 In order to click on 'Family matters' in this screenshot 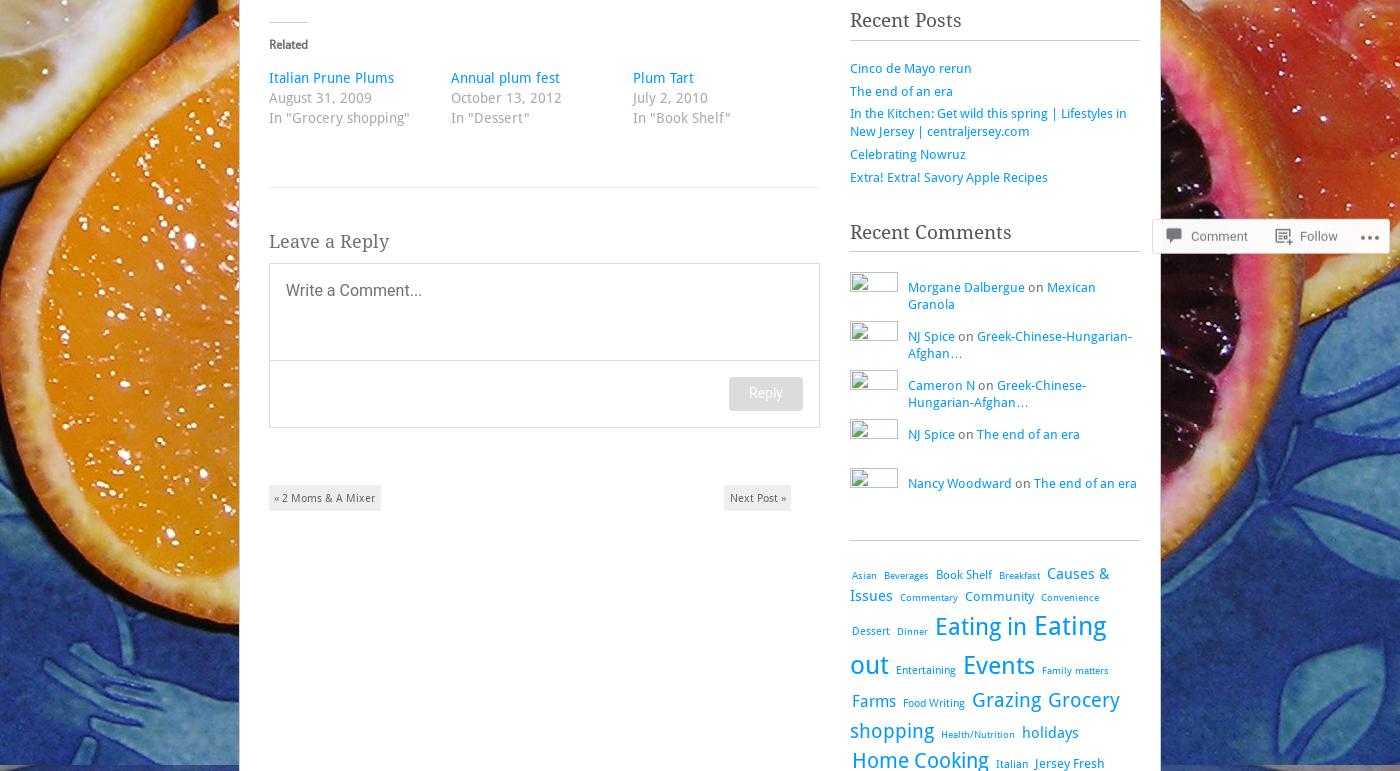, I will do `click(1075, 668)`.